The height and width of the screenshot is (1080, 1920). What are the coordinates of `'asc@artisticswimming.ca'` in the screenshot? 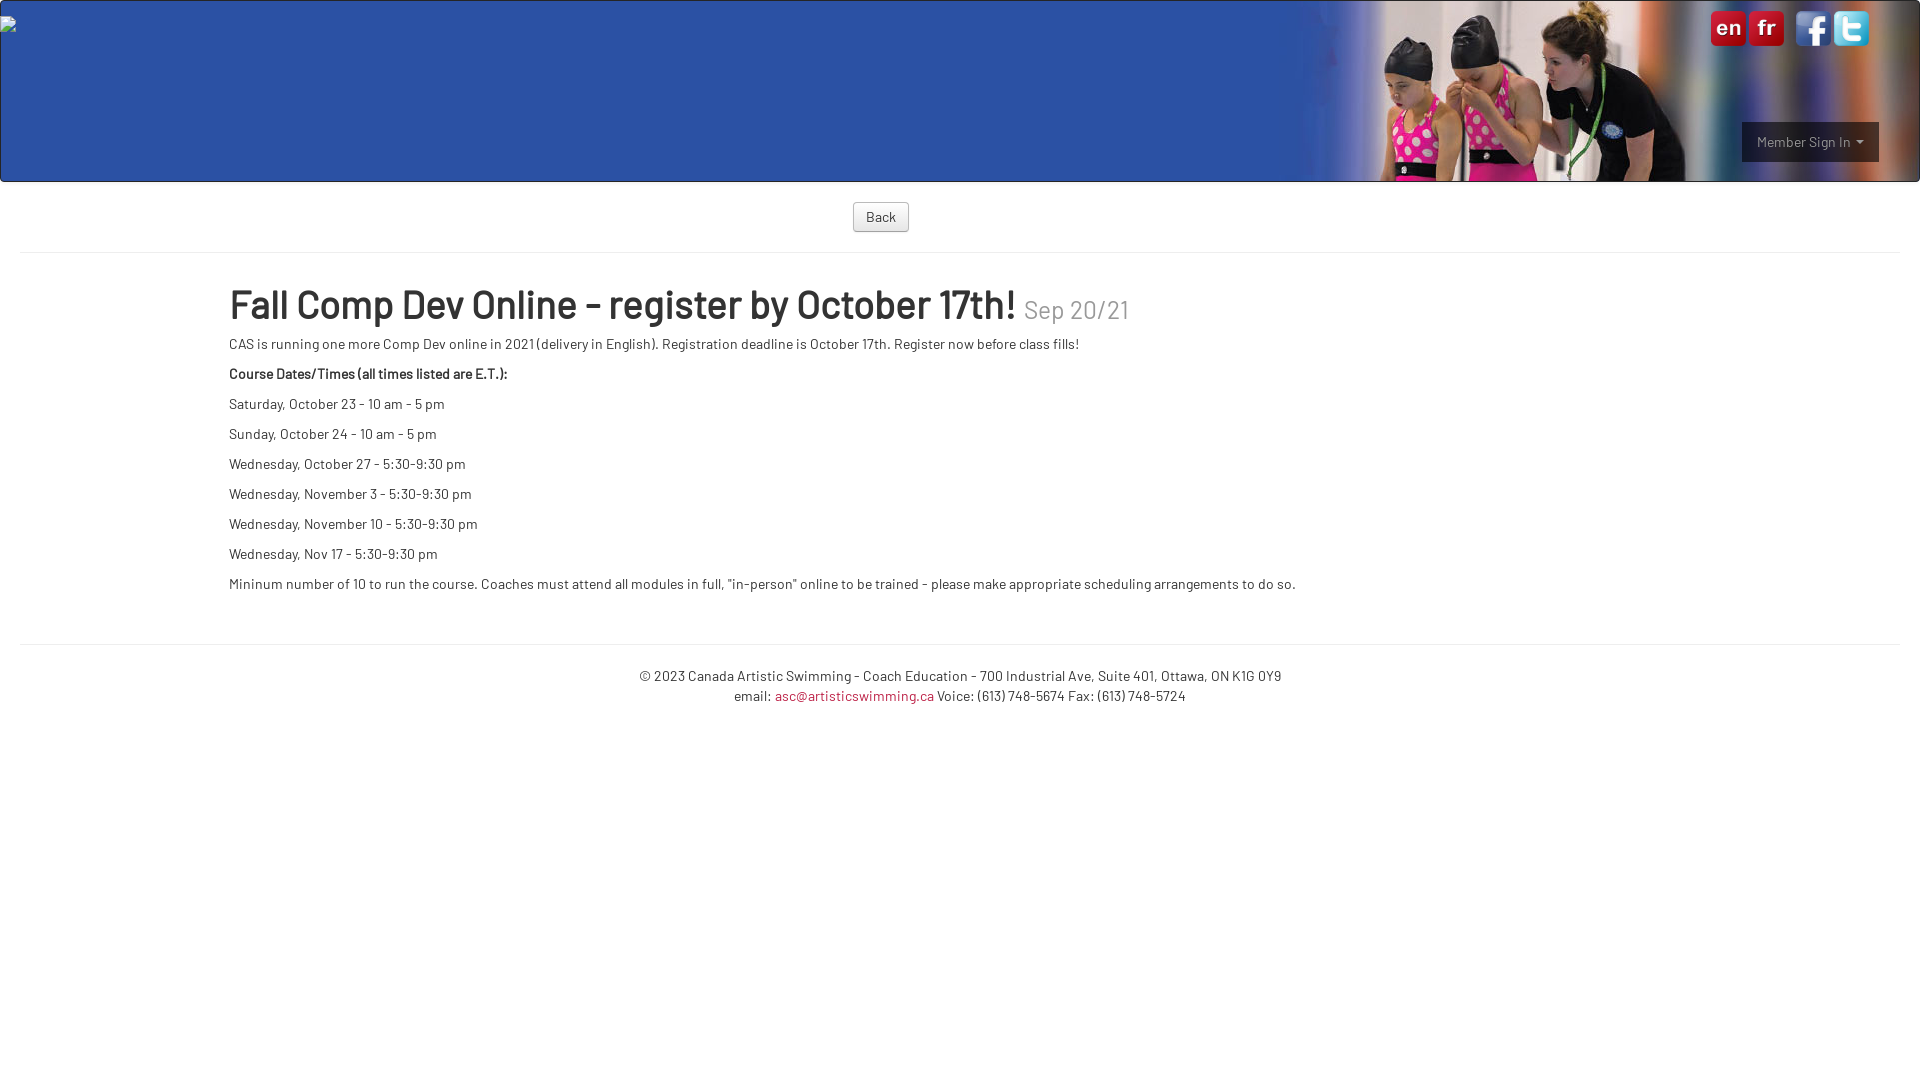 It's located at (854, 694).